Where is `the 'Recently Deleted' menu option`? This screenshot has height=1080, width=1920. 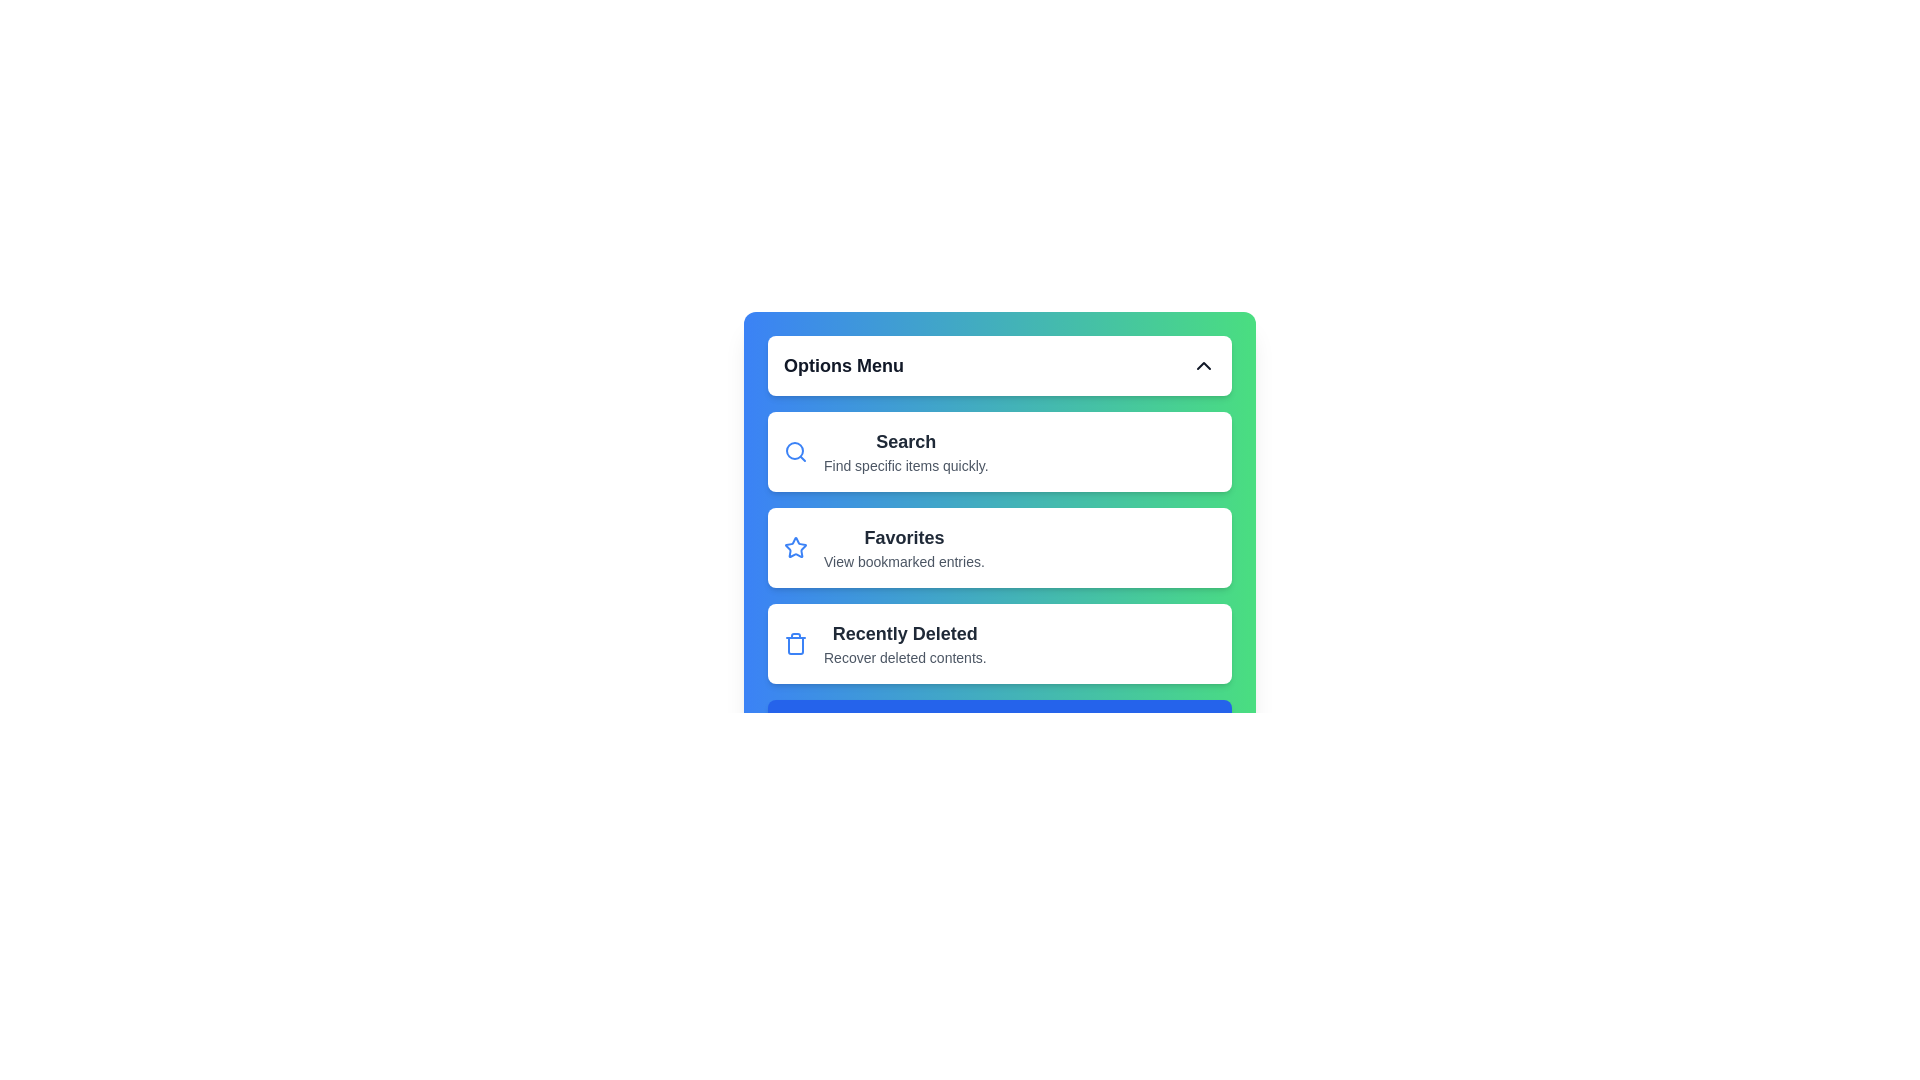 the 'Recently Deleted' menu option is located at coordinates (904, 644).